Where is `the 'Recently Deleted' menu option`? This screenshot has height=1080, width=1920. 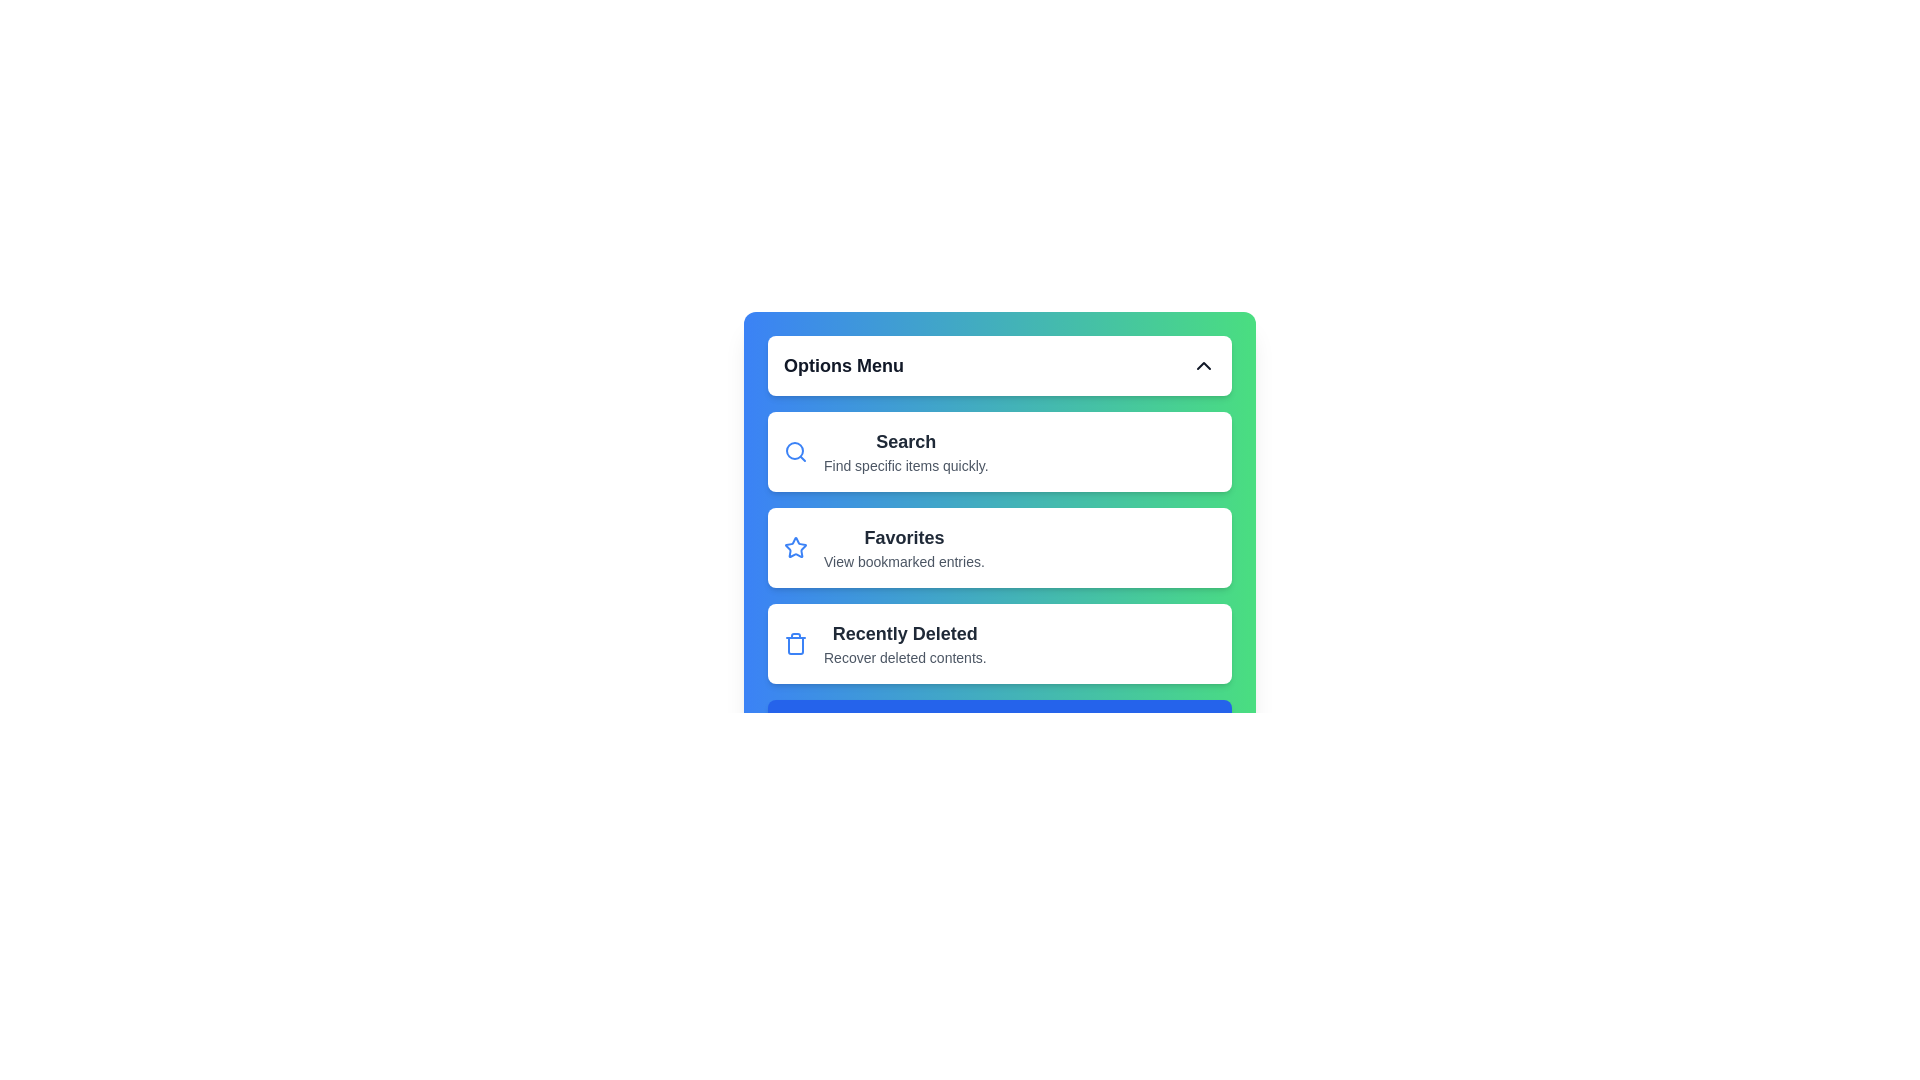 the 'Recently Deleted' menu option is located at coordinates (904, 644).